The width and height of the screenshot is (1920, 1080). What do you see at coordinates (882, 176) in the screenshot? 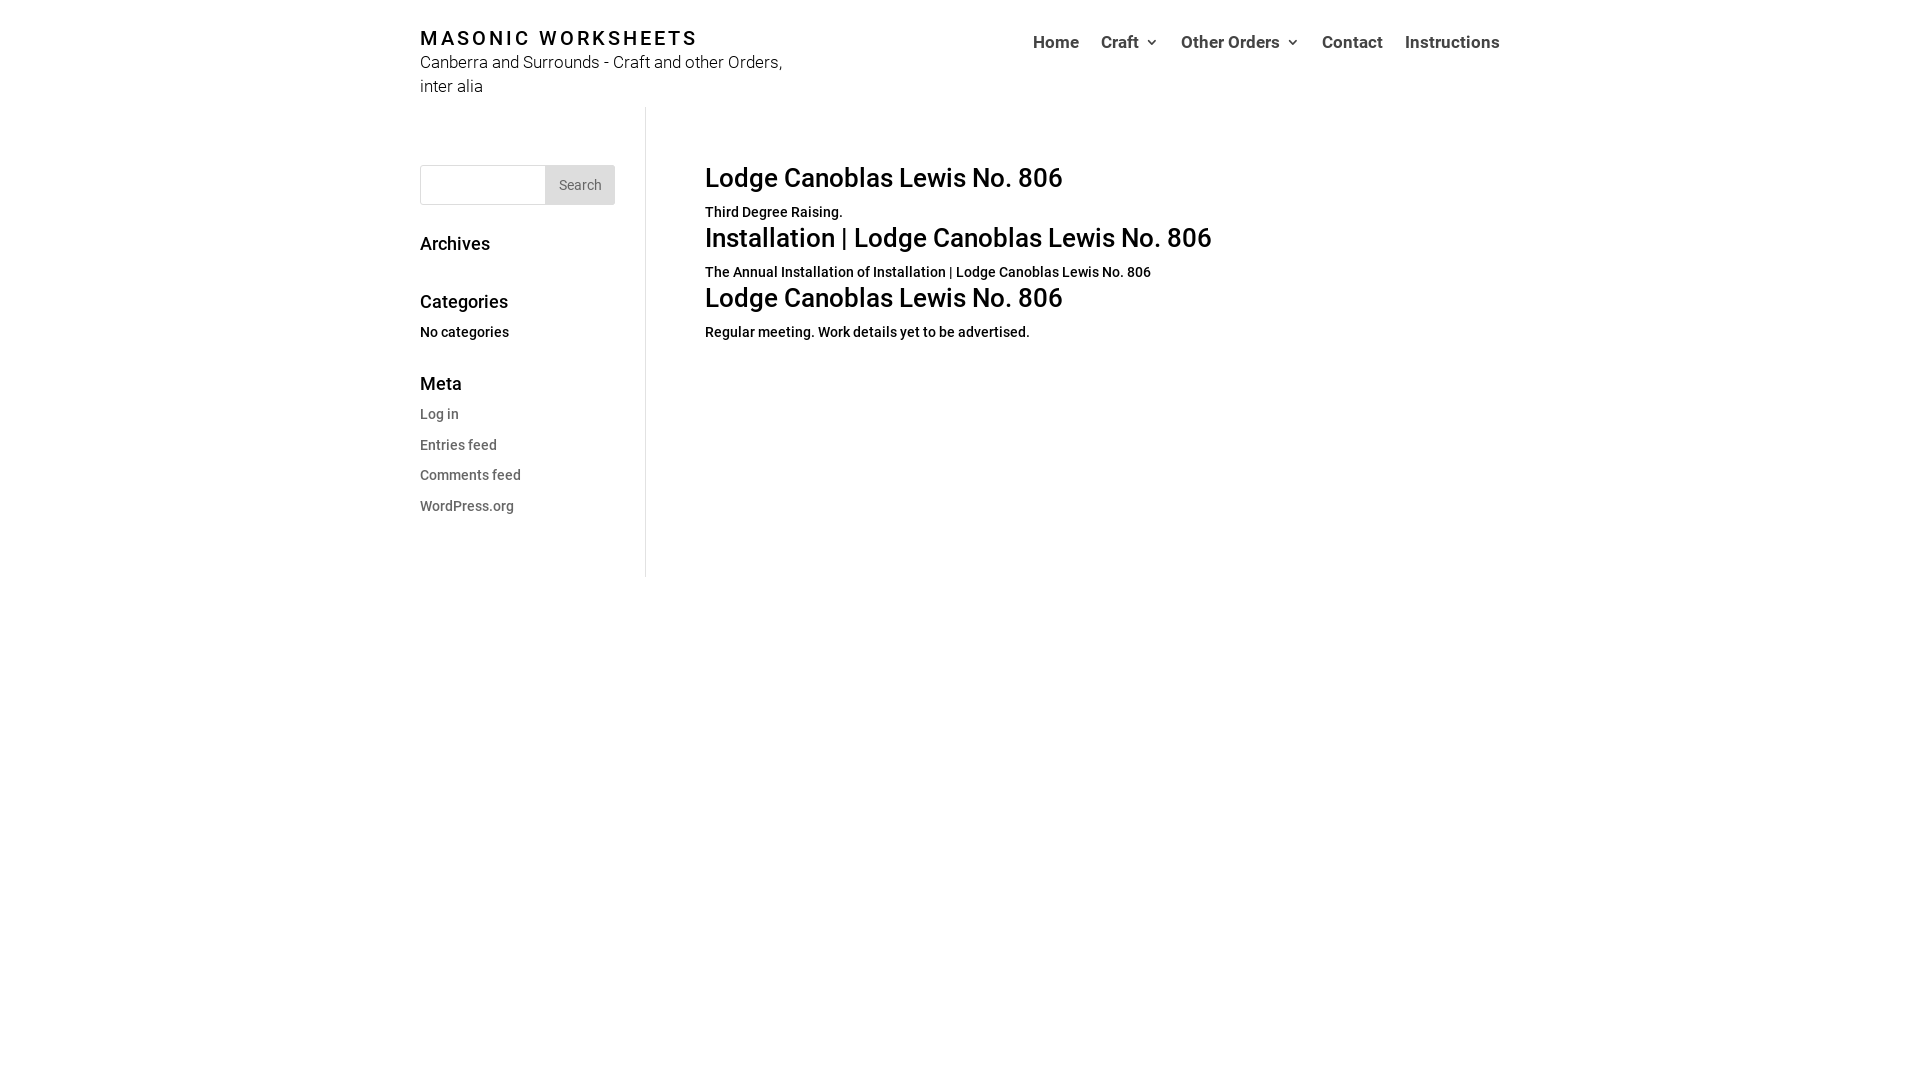
I see `'Lodge Canoblas Lewis No. 806'` at bounding box center [882, 176].